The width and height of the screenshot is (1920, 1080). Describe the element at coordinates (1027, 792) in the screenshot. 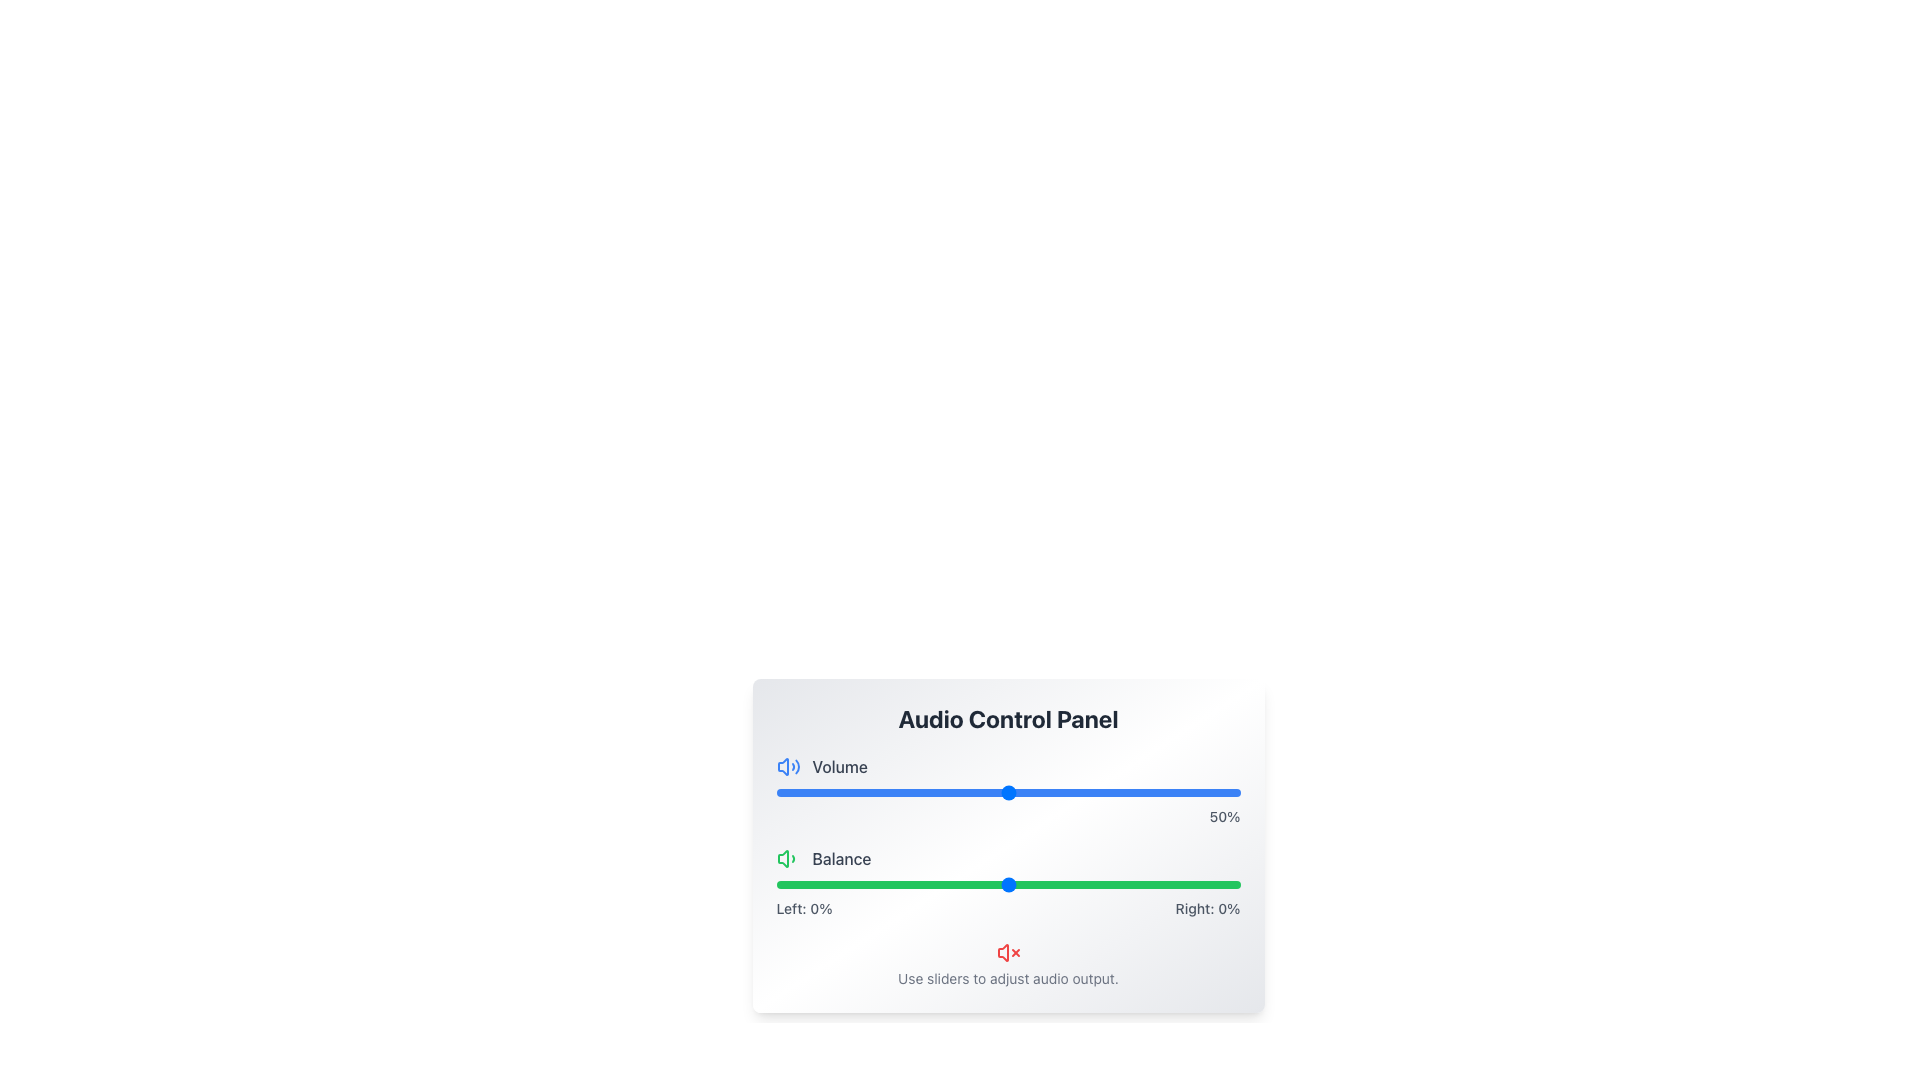

I see `the volume` at that location.